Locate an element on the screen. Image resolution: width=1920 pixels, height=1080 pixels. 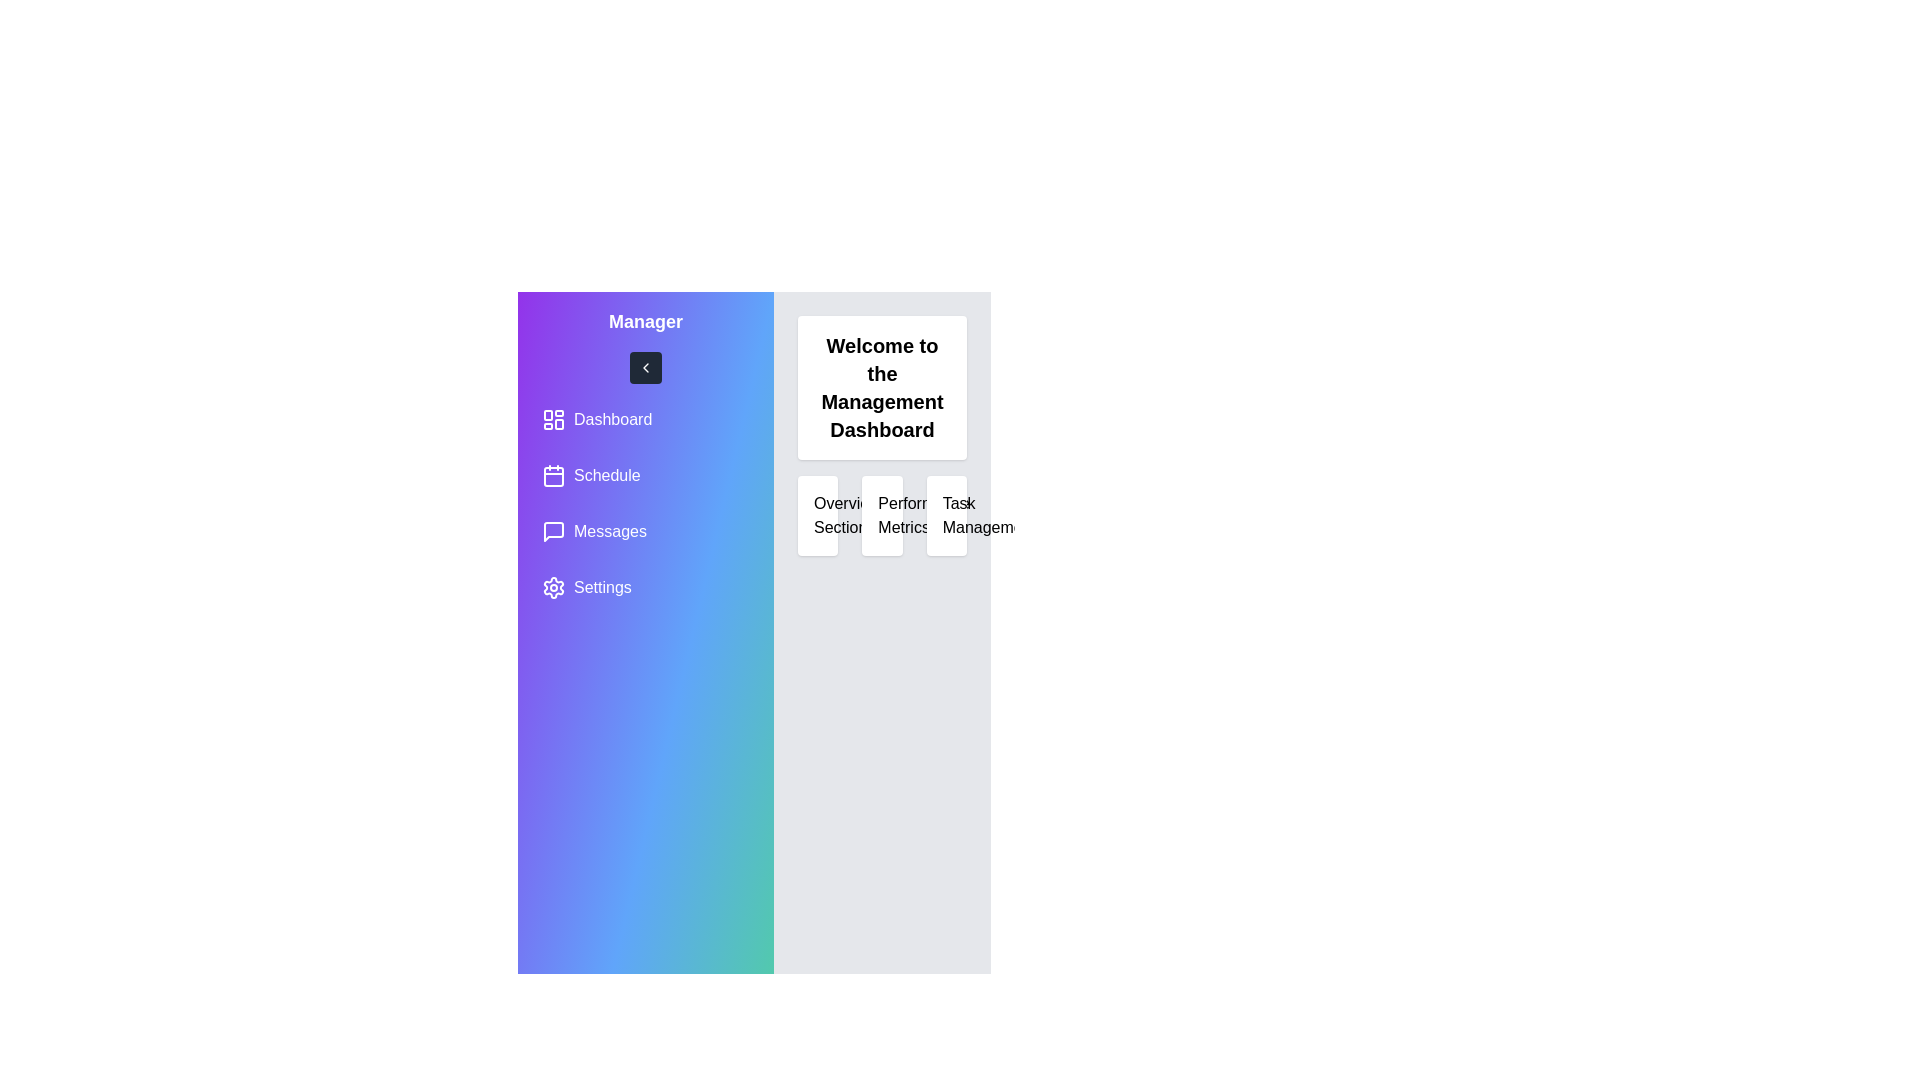
the Dashboard icon located in the left sidebar, which is the sole graphic in the button labeled 'Dashboard' is located at coordinates (553, 419).